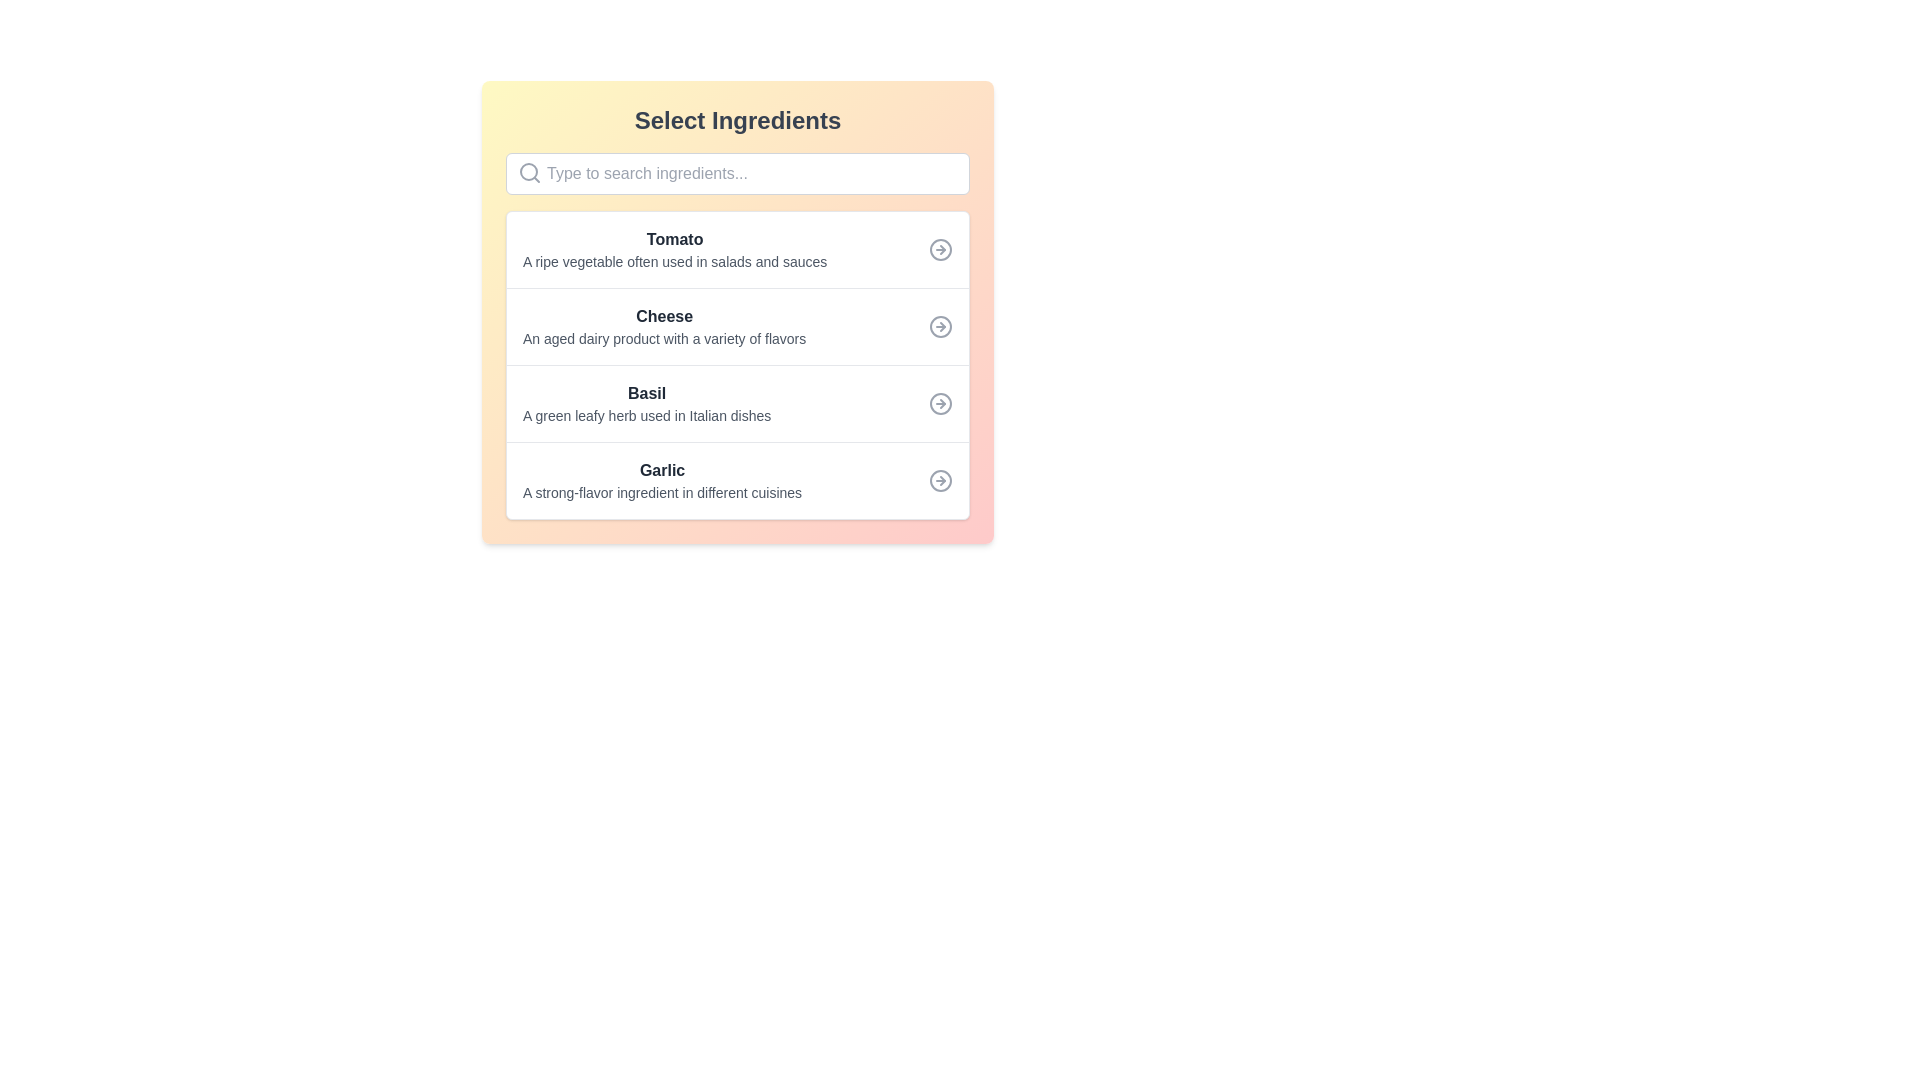 This screenshot has height=1080, width=1920. Describe the element at coordinates (737, 172) in the screenshot. I see `the search bar located beneath the title 'Select Ingredients' to focus on the field` at that location.